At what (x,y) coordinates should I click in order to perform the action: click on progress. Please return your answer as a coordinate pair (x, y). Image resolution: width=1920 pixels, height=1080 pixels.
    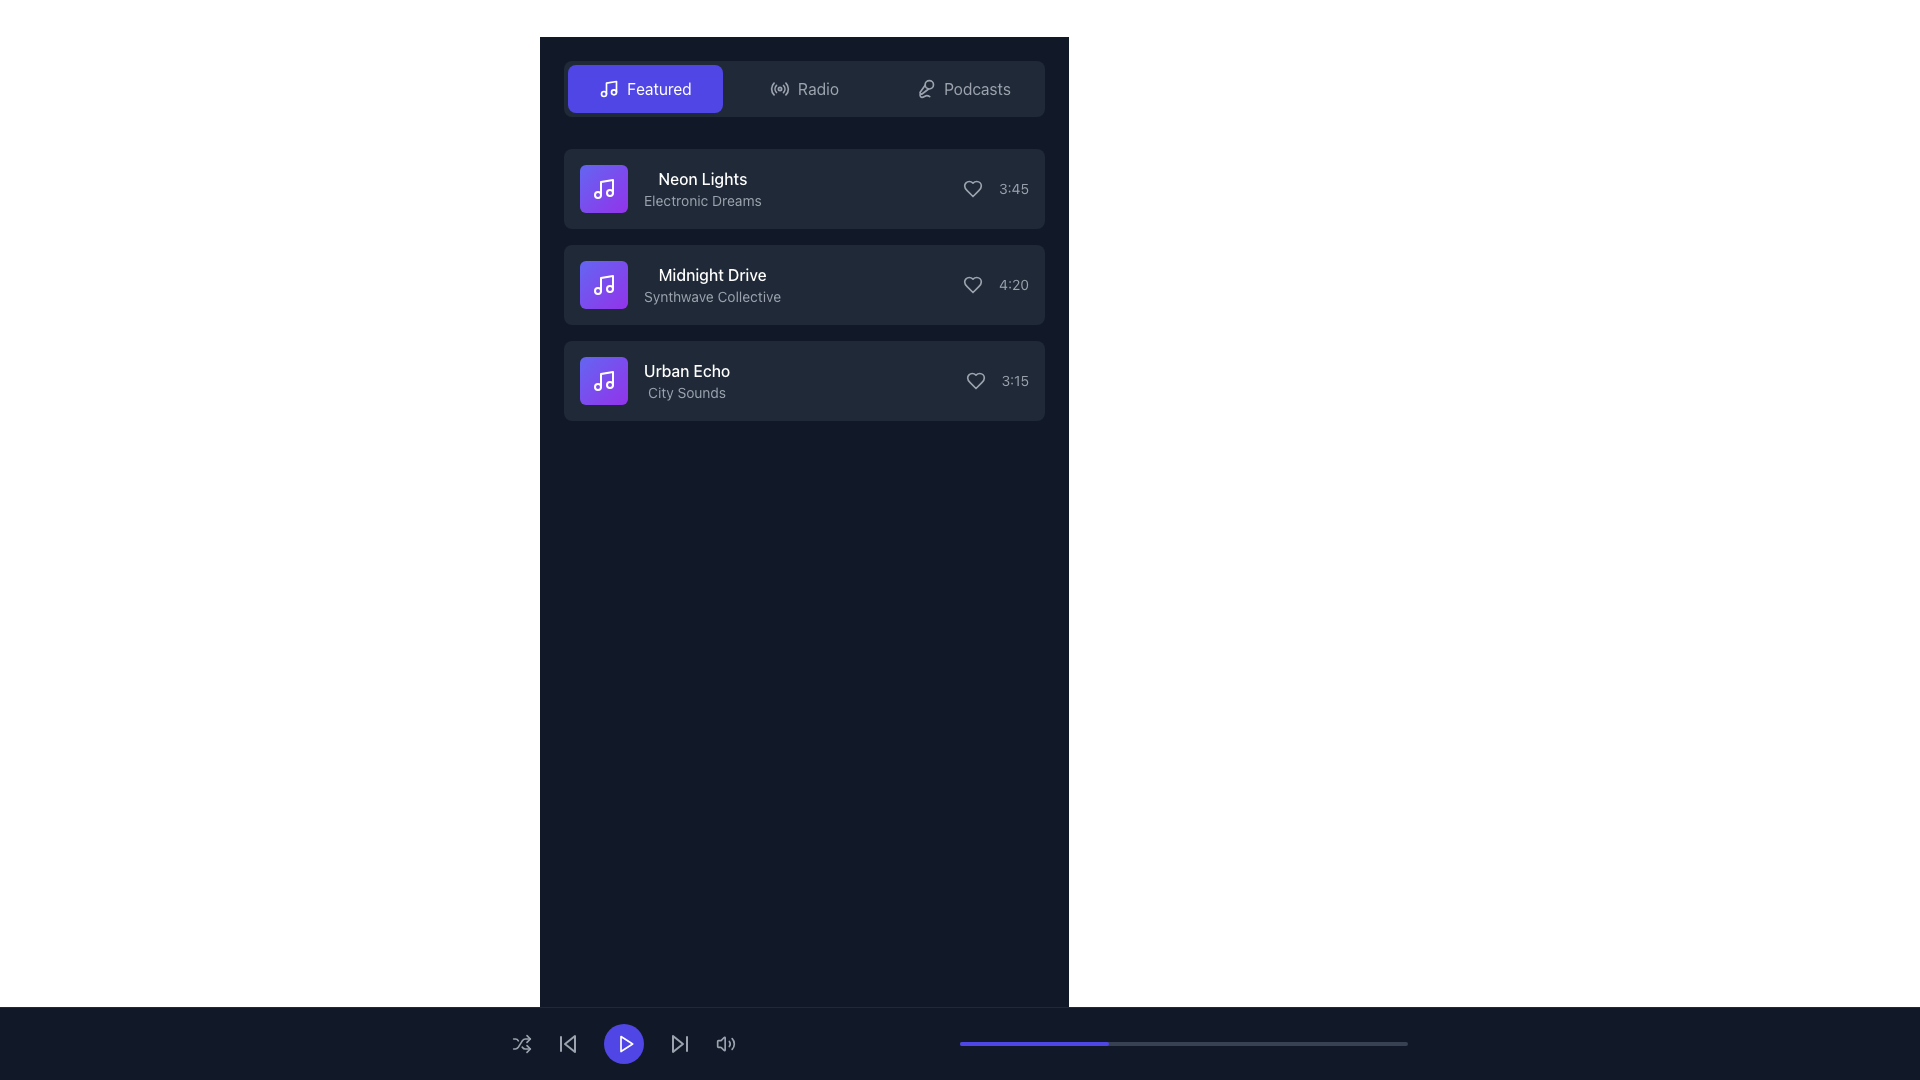
    Looking at the image, I should click on (1322, 1043).